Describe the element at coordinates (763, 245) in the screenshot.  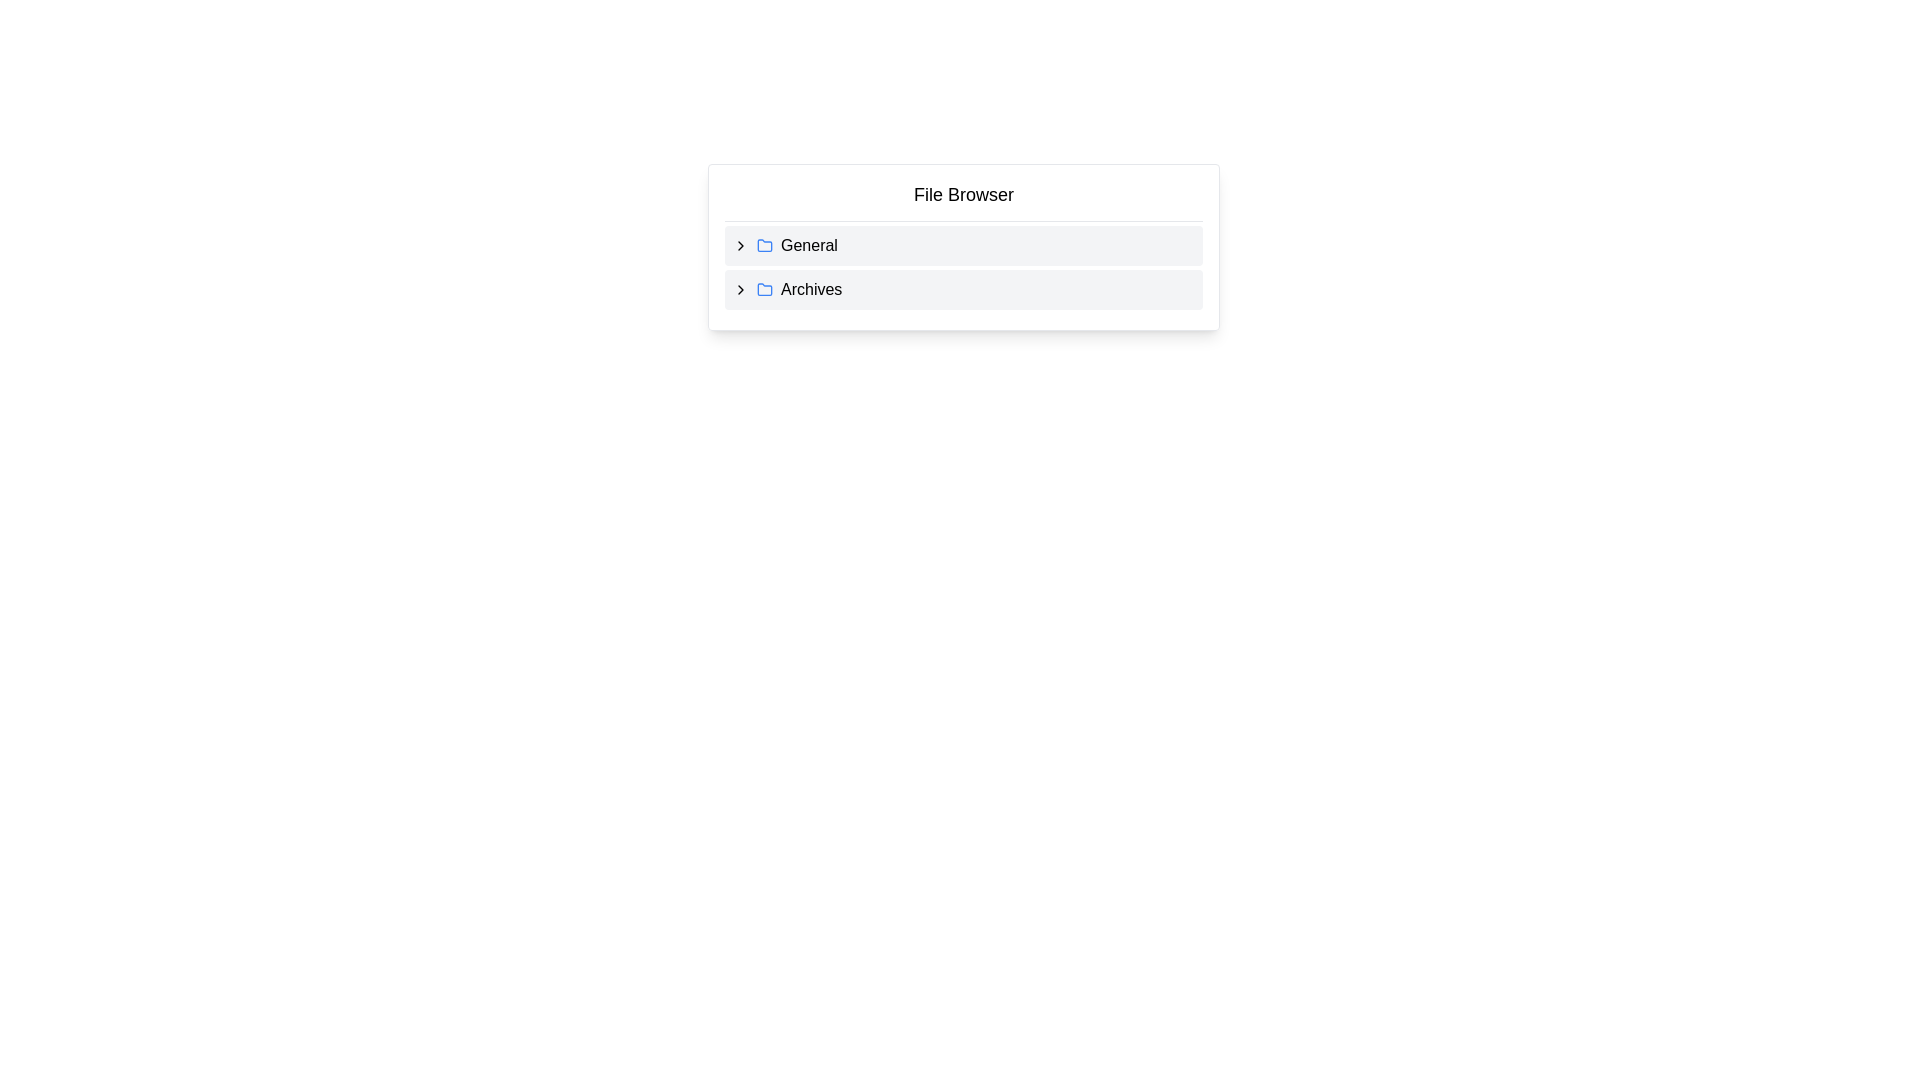
I see `the decorative folder icon located to the left of the 'General' text label in the file management interface` at that location.